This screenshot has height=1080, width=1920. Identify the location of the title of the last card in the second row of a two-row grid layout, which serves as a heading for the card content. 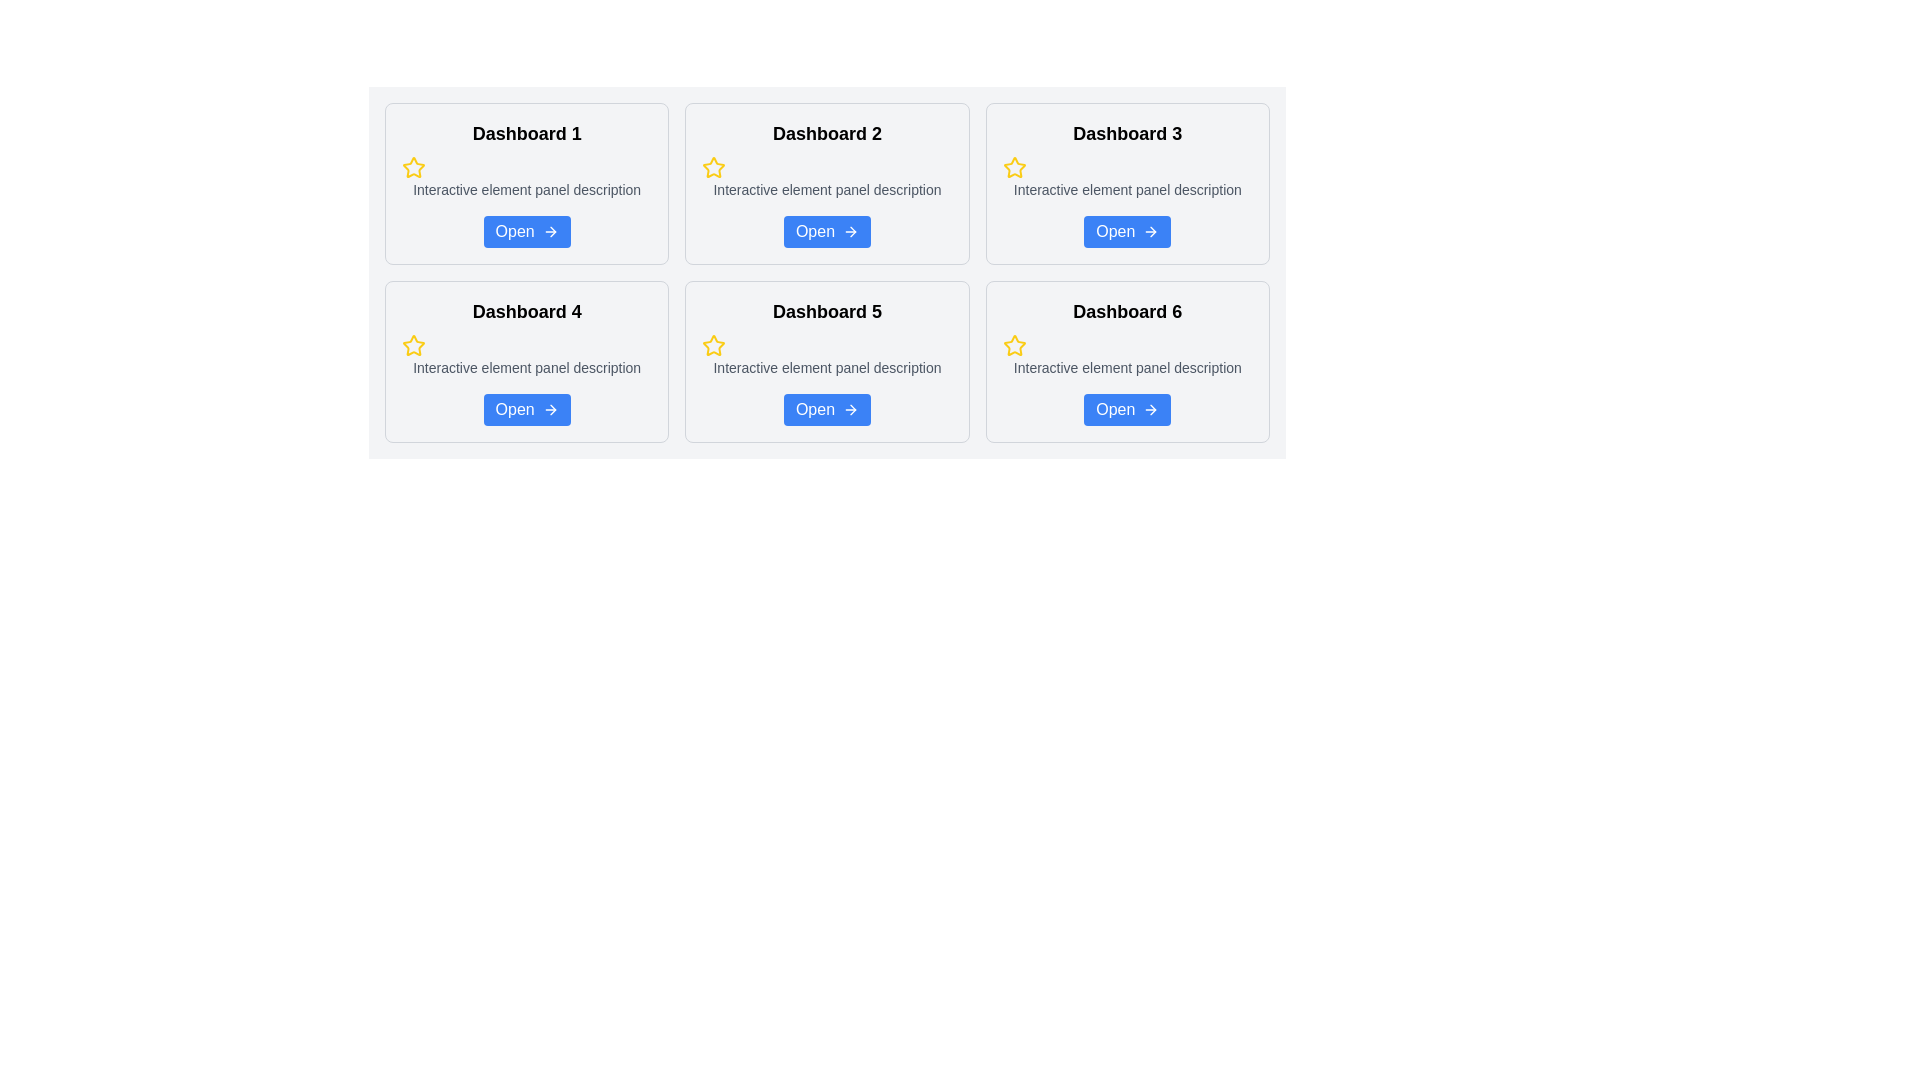
(1127, 312).